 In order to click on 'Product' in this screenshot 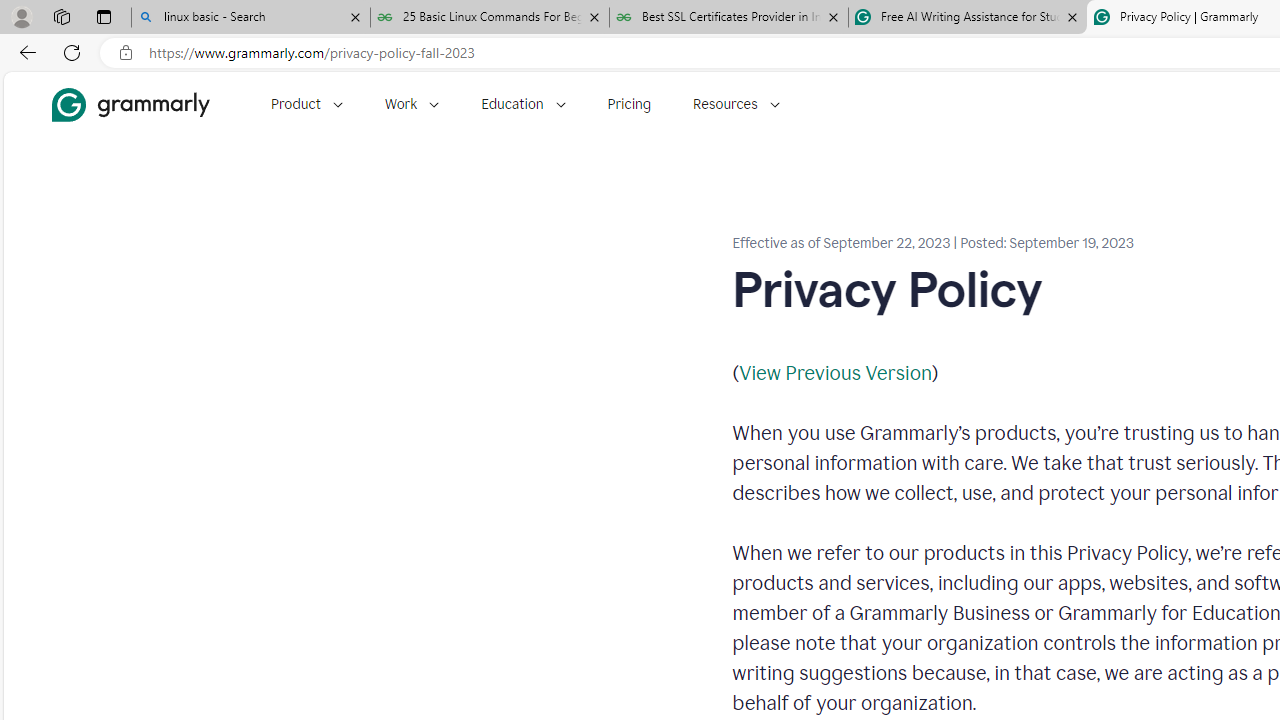, I will do `click(306, 104)`.